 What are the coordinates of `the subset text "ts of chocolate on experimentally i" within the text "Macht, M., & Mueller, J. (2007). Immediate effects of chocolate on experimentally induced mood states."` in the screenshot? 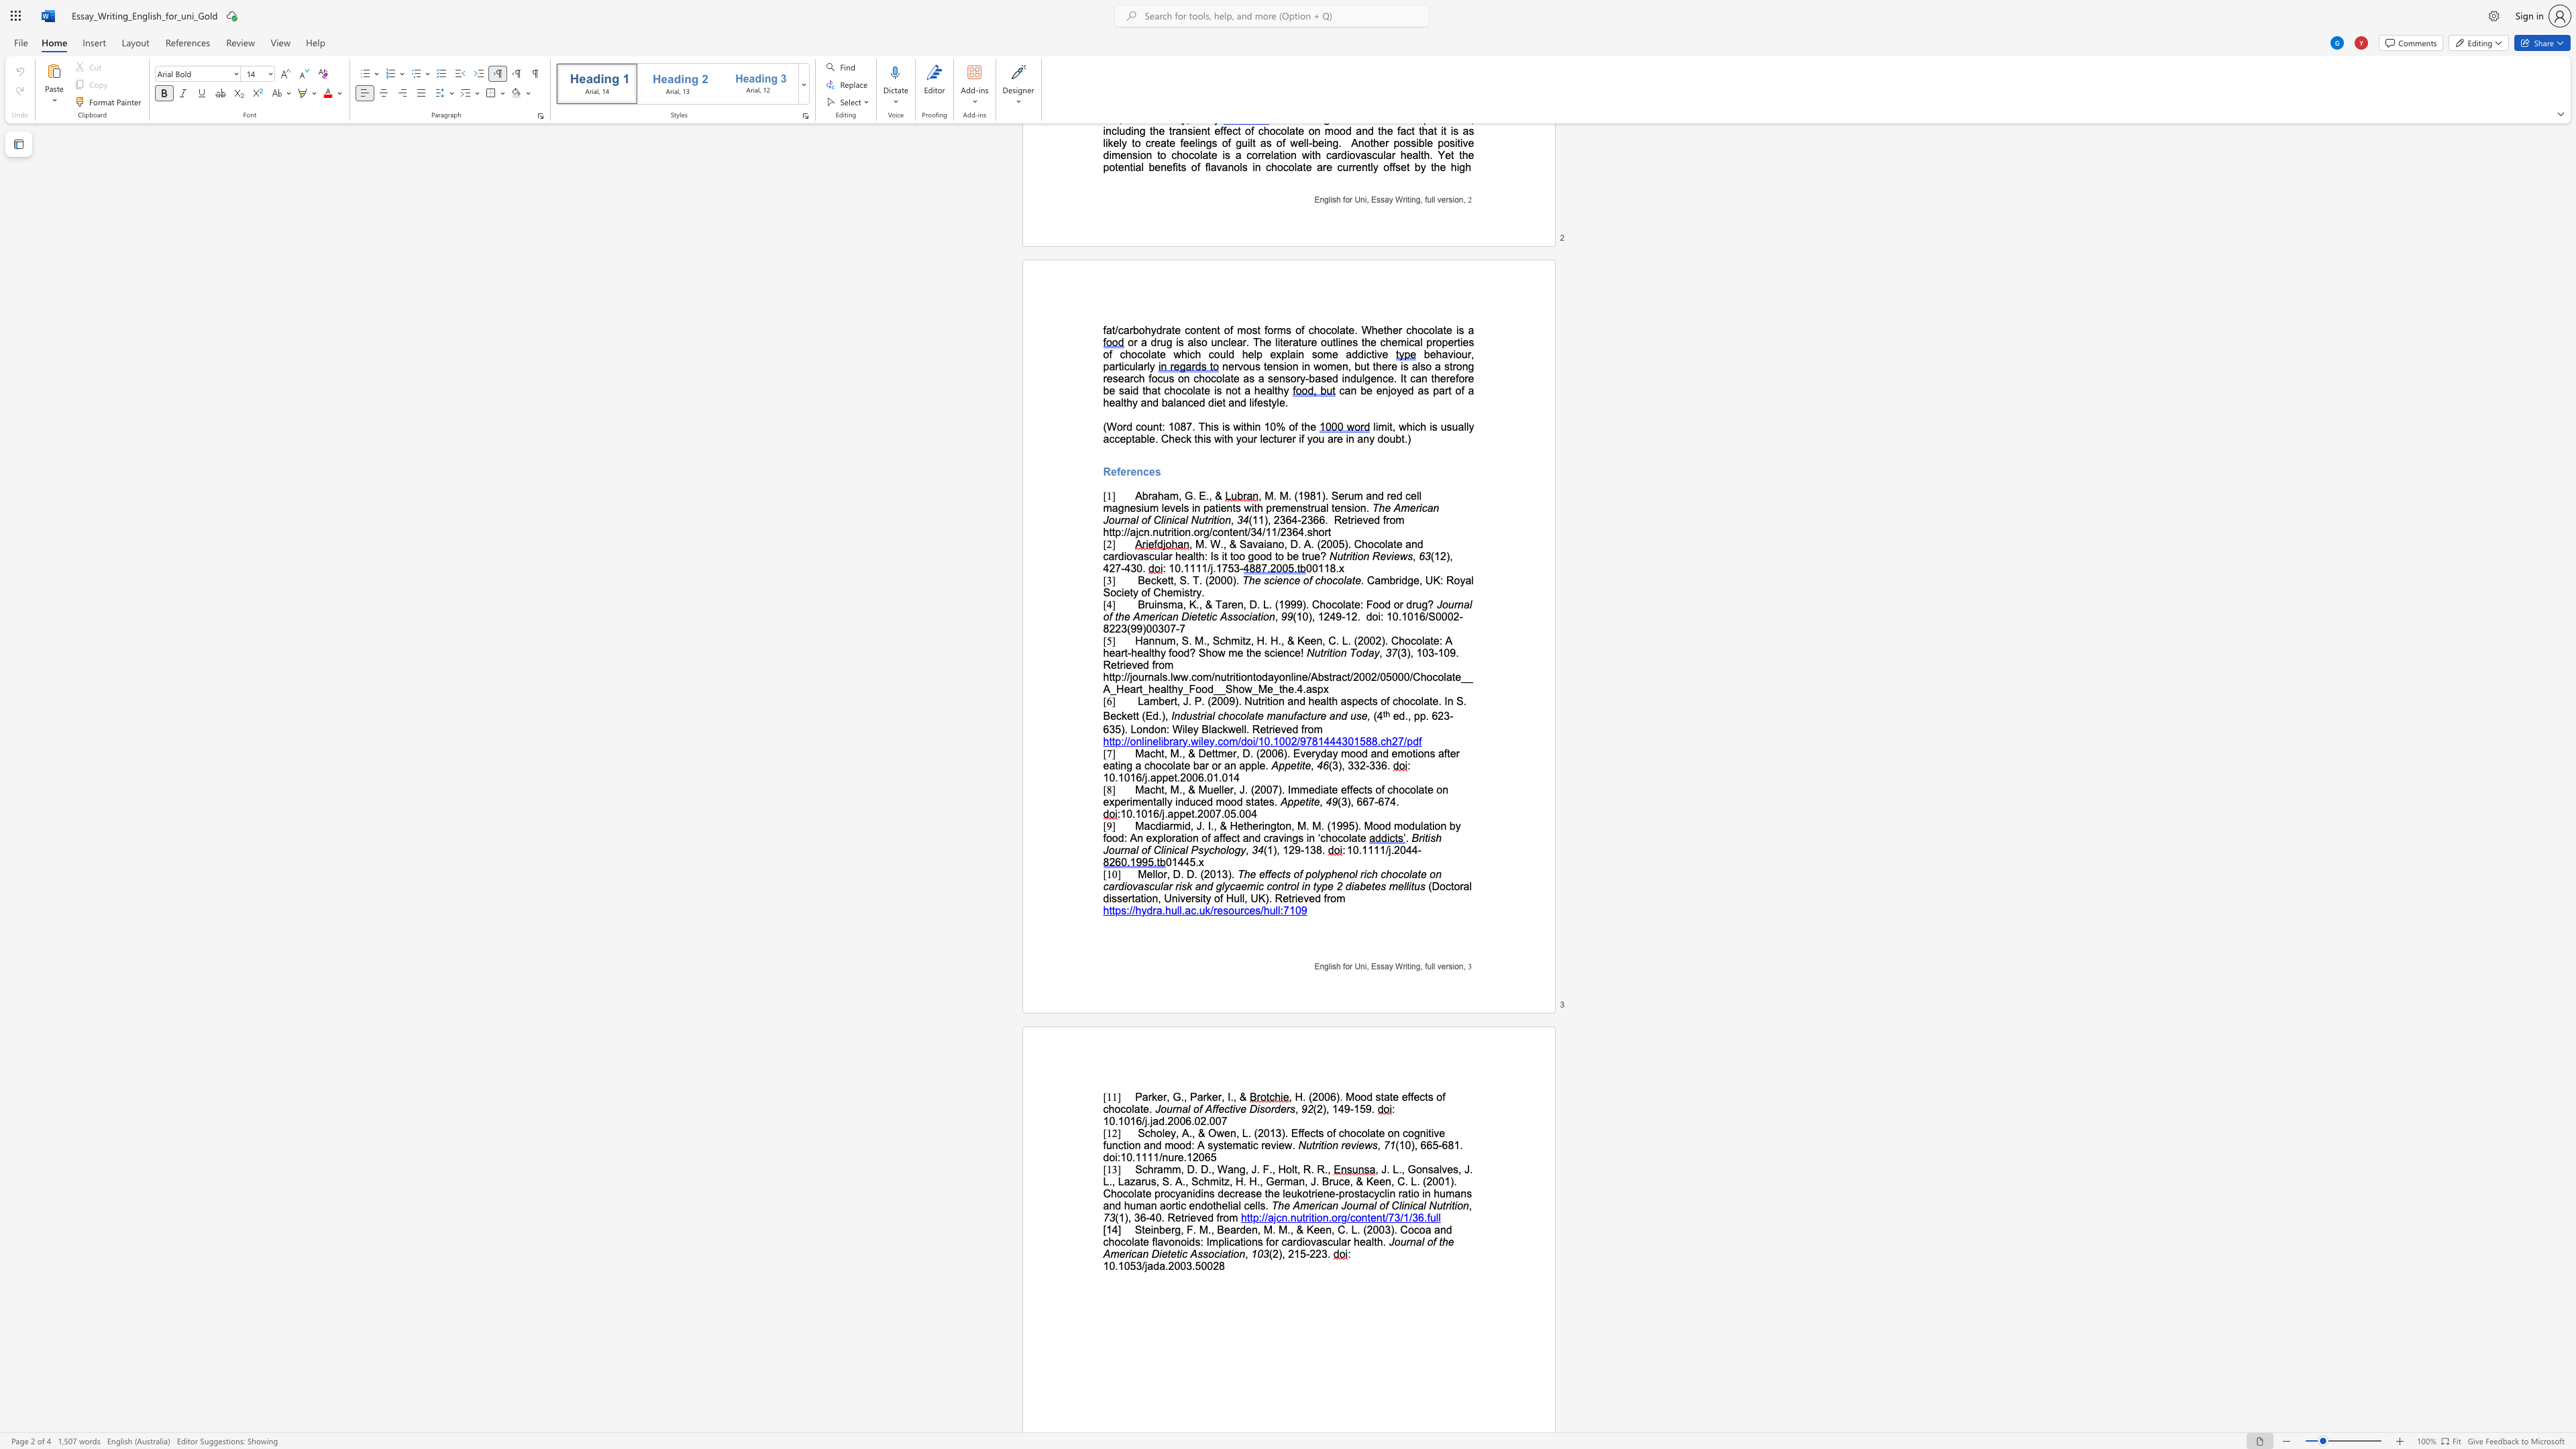 It's located at (1362, 788).